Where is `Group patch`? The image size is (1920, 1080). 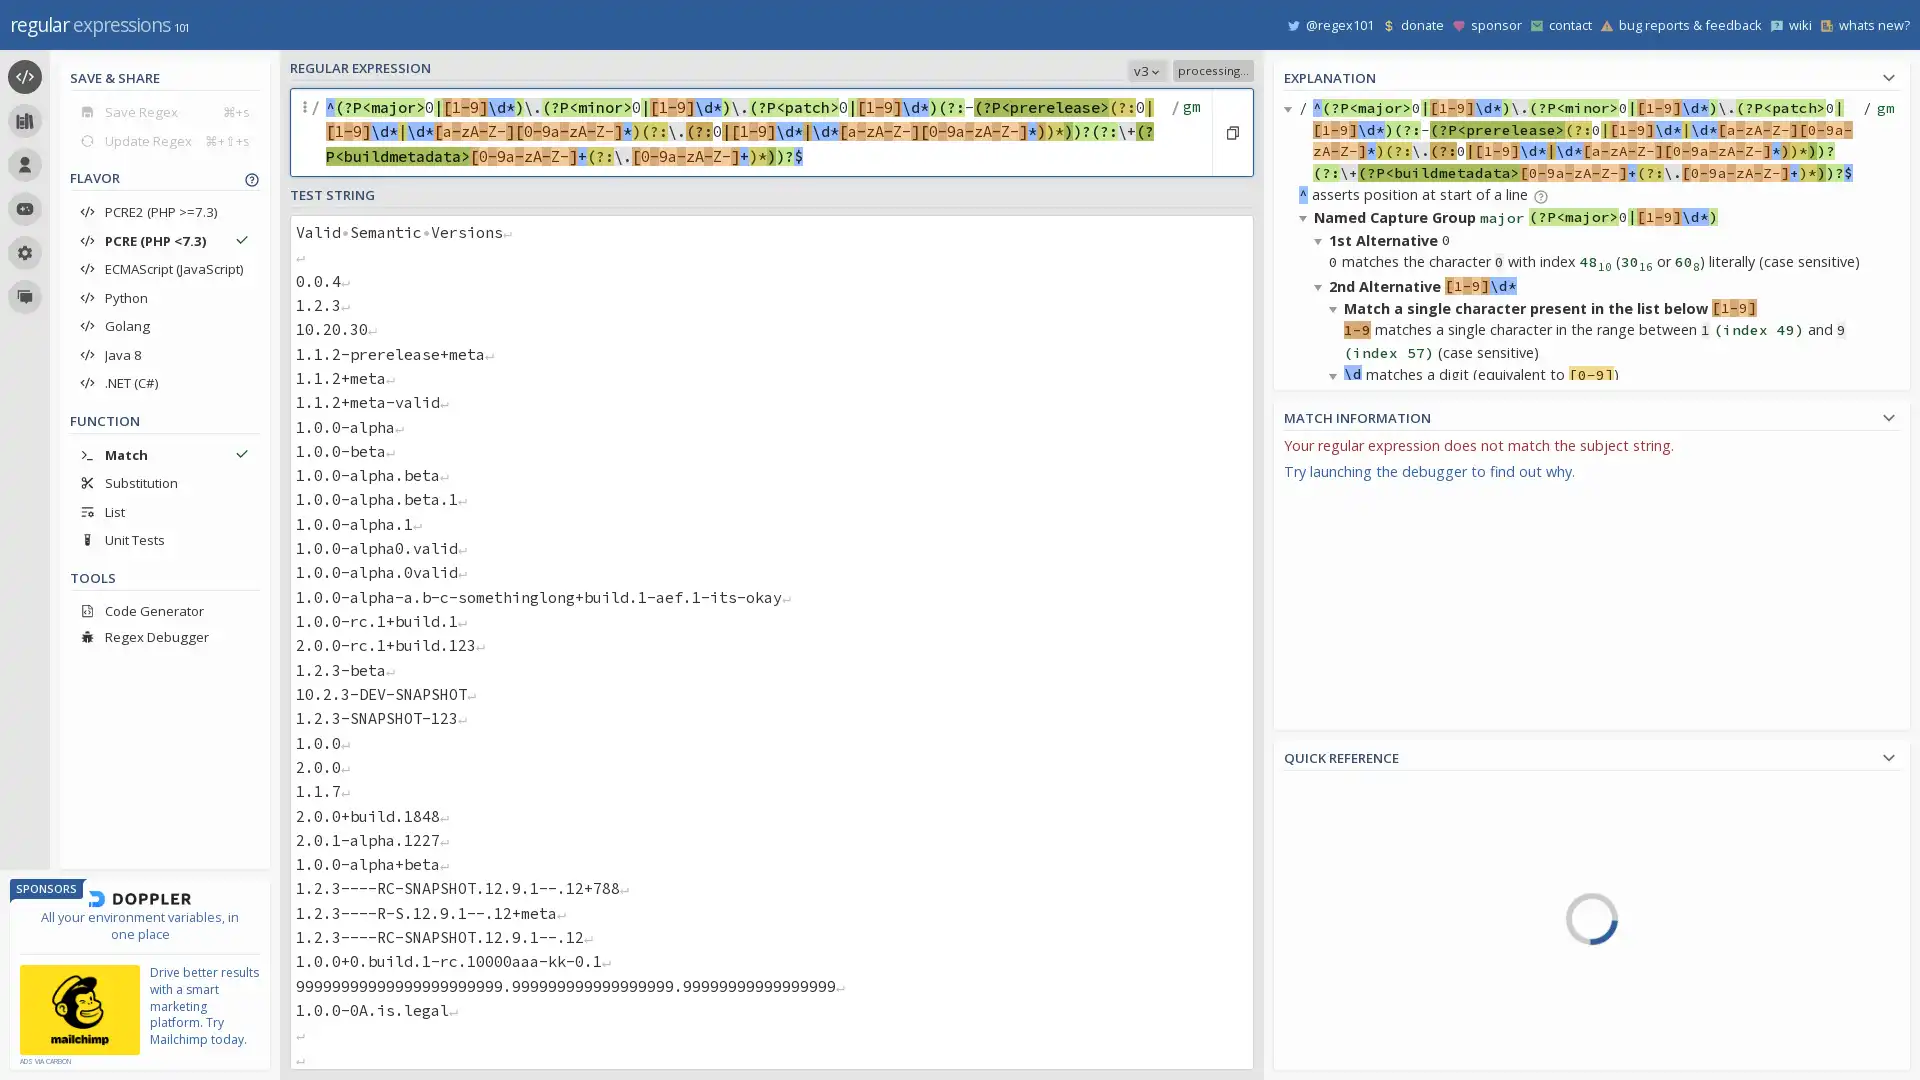
Group patch is located at coordinates (1337, 733).